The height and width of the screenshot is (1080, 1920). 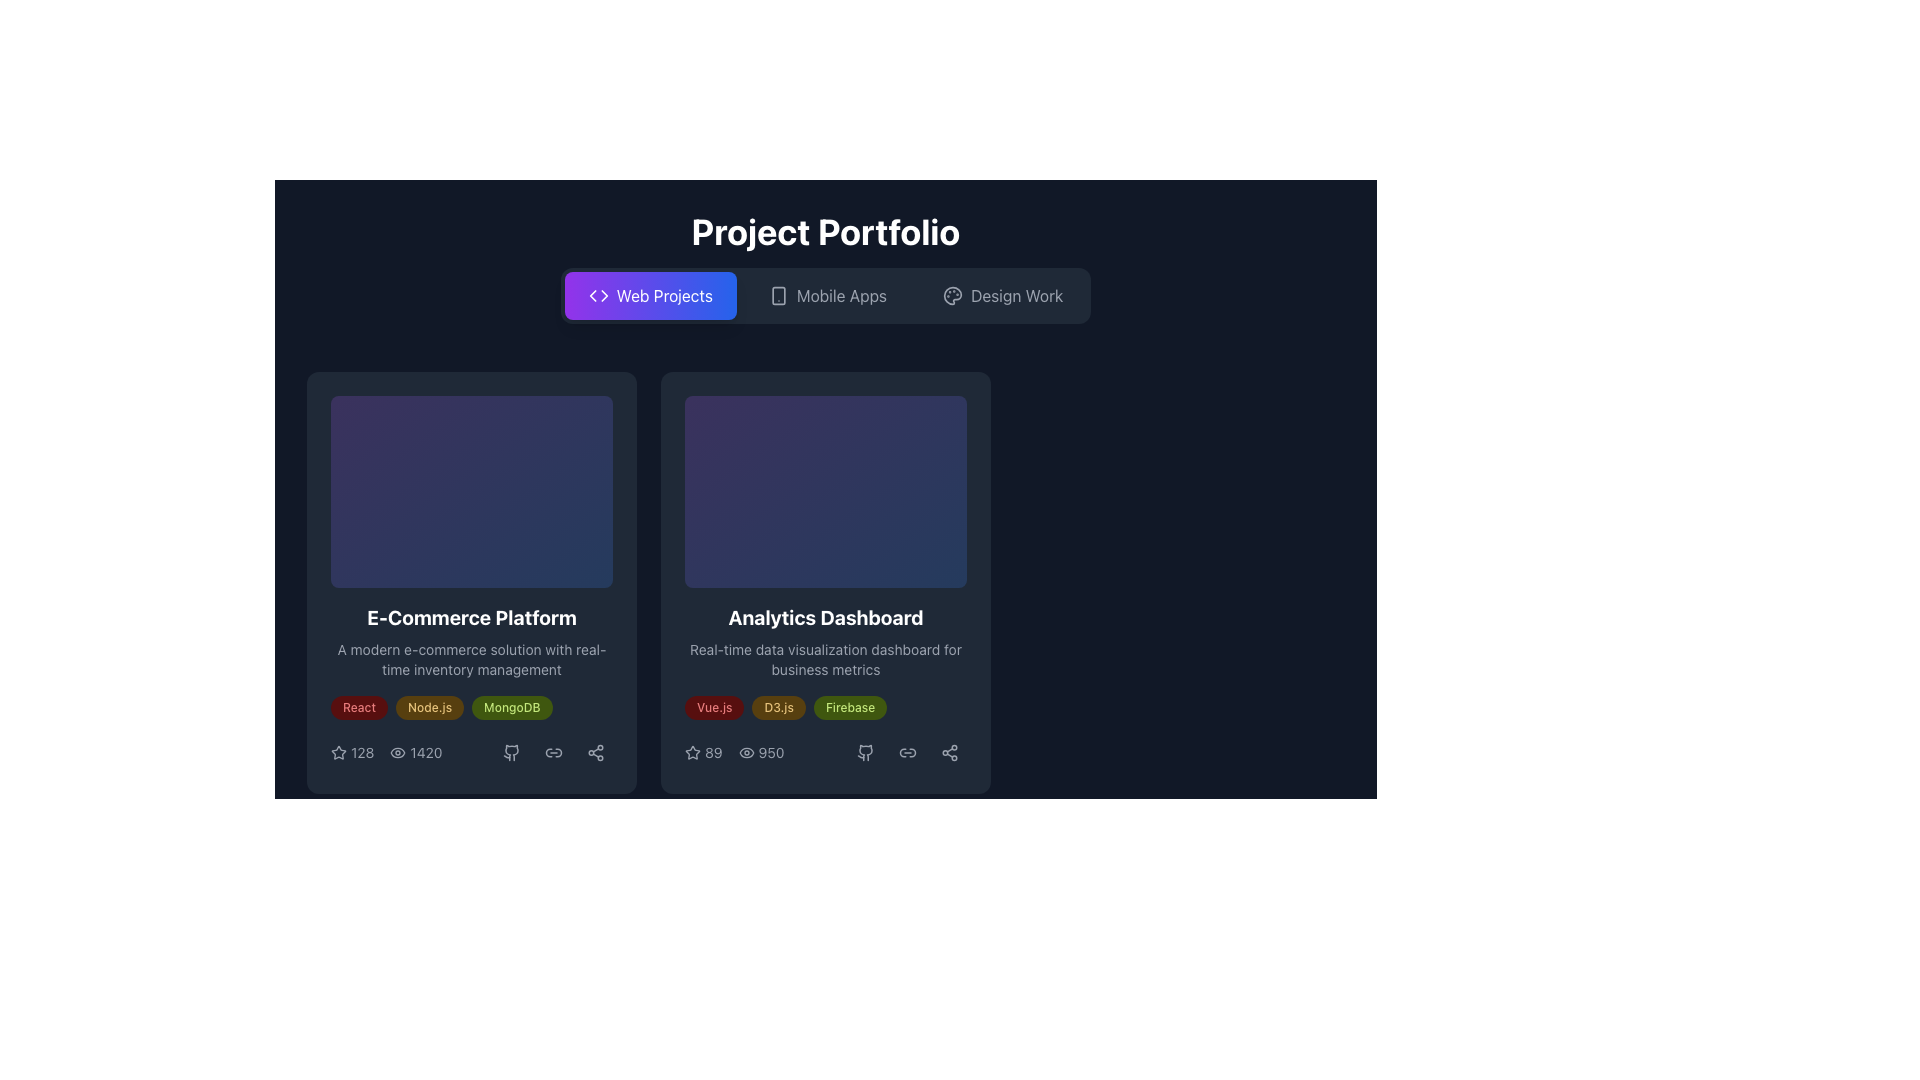 I want to click on the Image Box representing the 'E-Commerce Platform' project, which is the first card in the grid of projects, so click(x=470, y=492).